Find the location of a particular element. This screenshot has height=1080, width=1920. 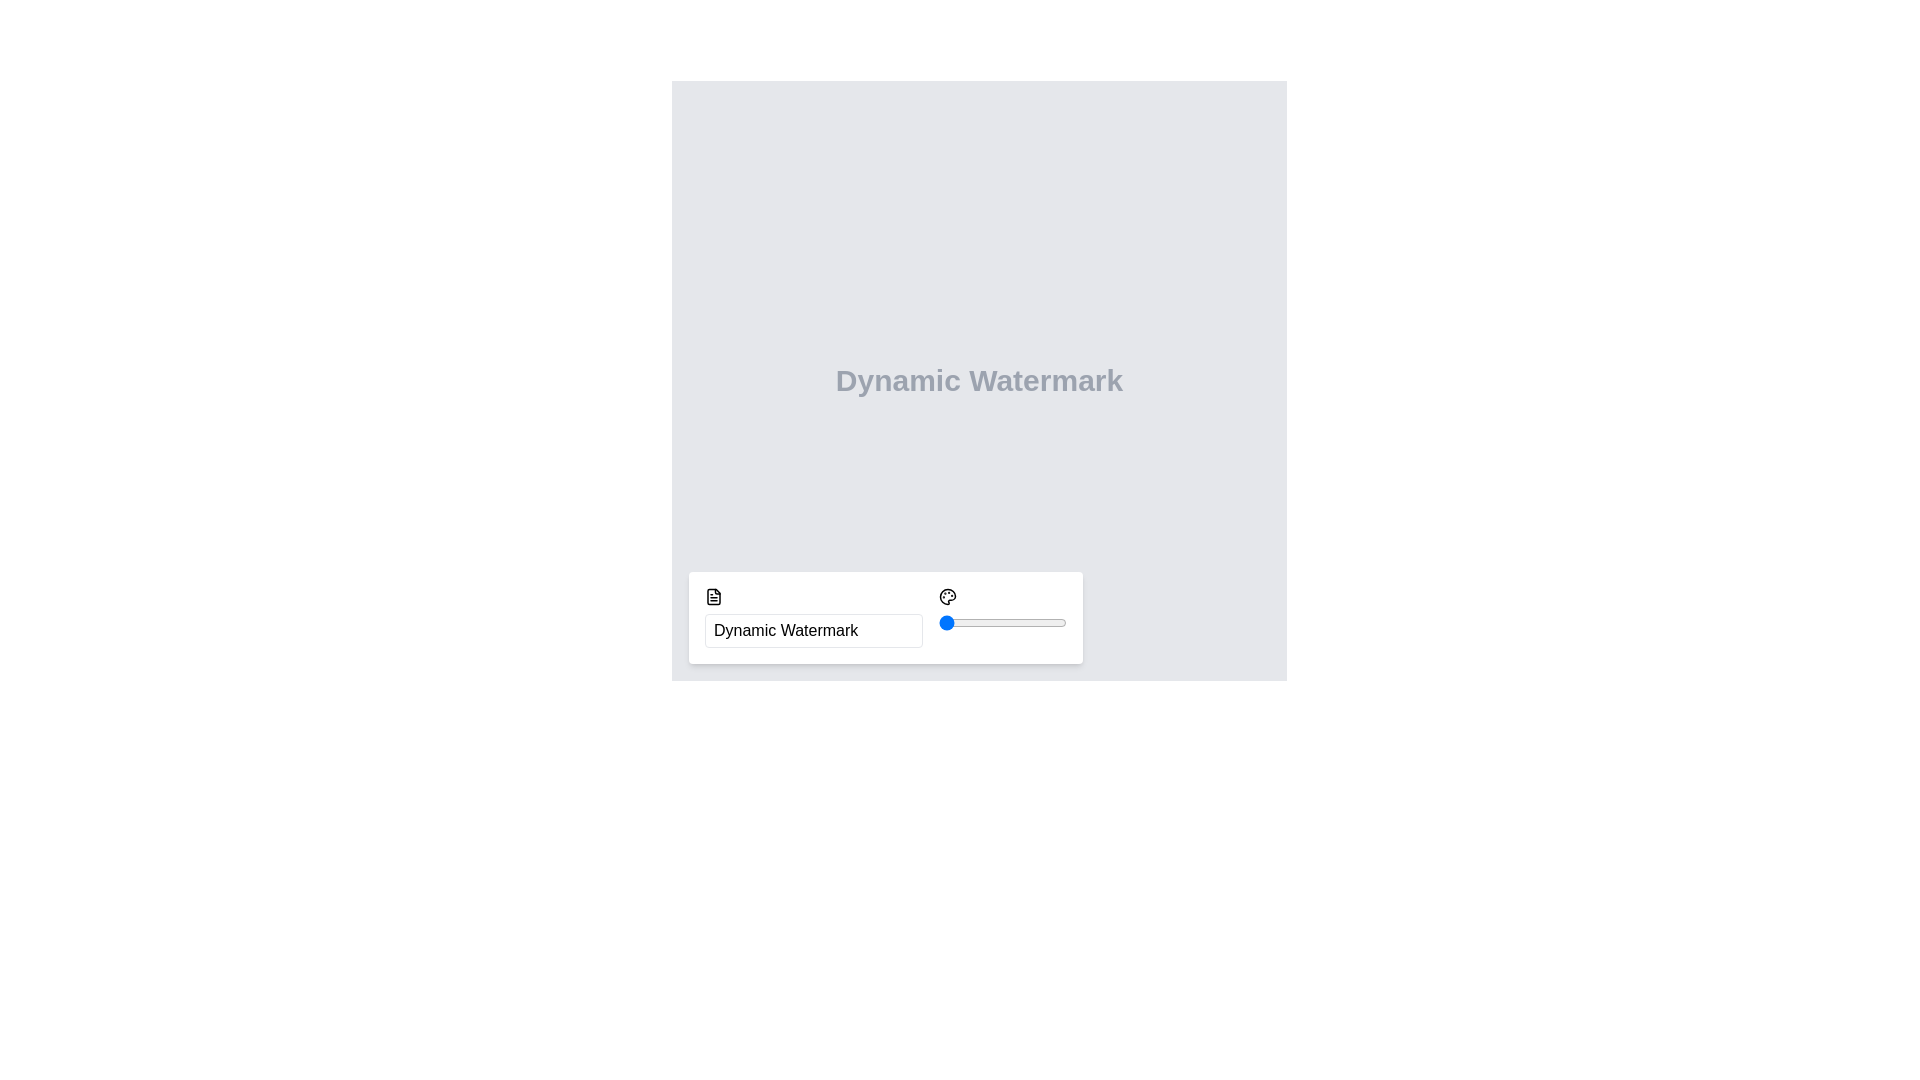

rotation angle is located at coordinates (949, 622).